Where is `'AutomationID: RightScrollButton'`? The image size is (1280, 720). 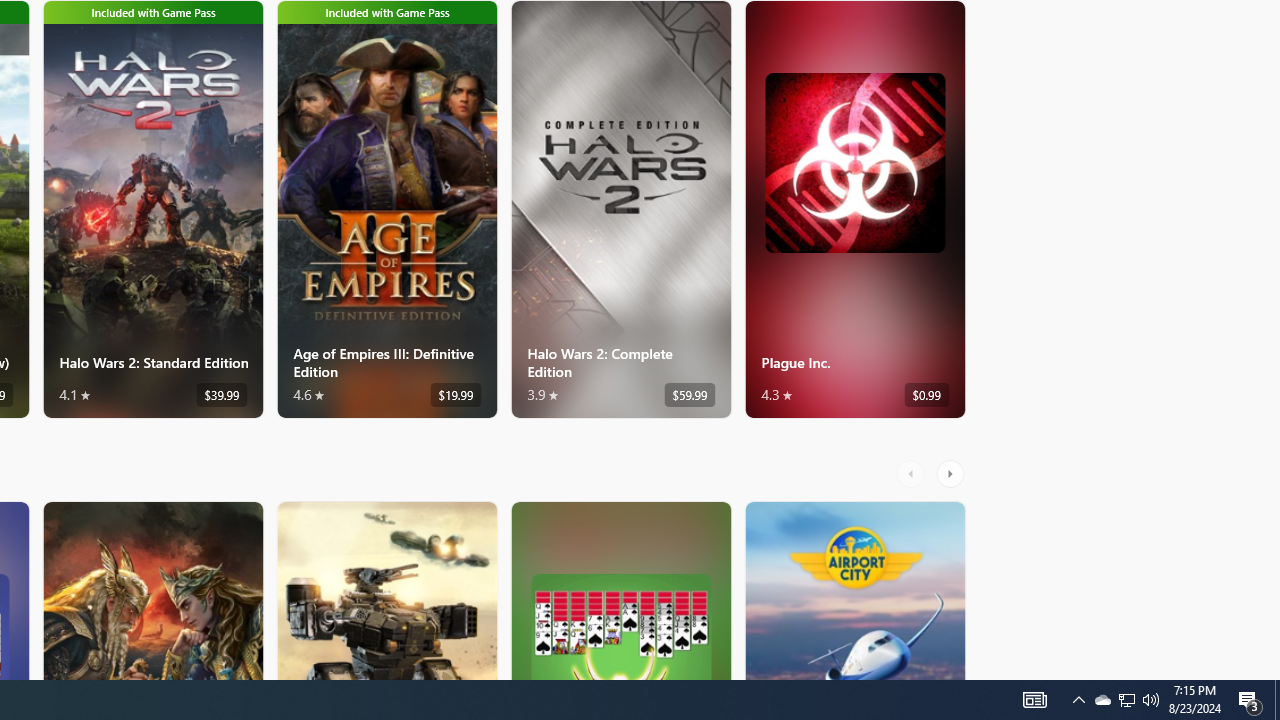
'AutomationID: RightScrollButton' is located at coordinates (951, 473).